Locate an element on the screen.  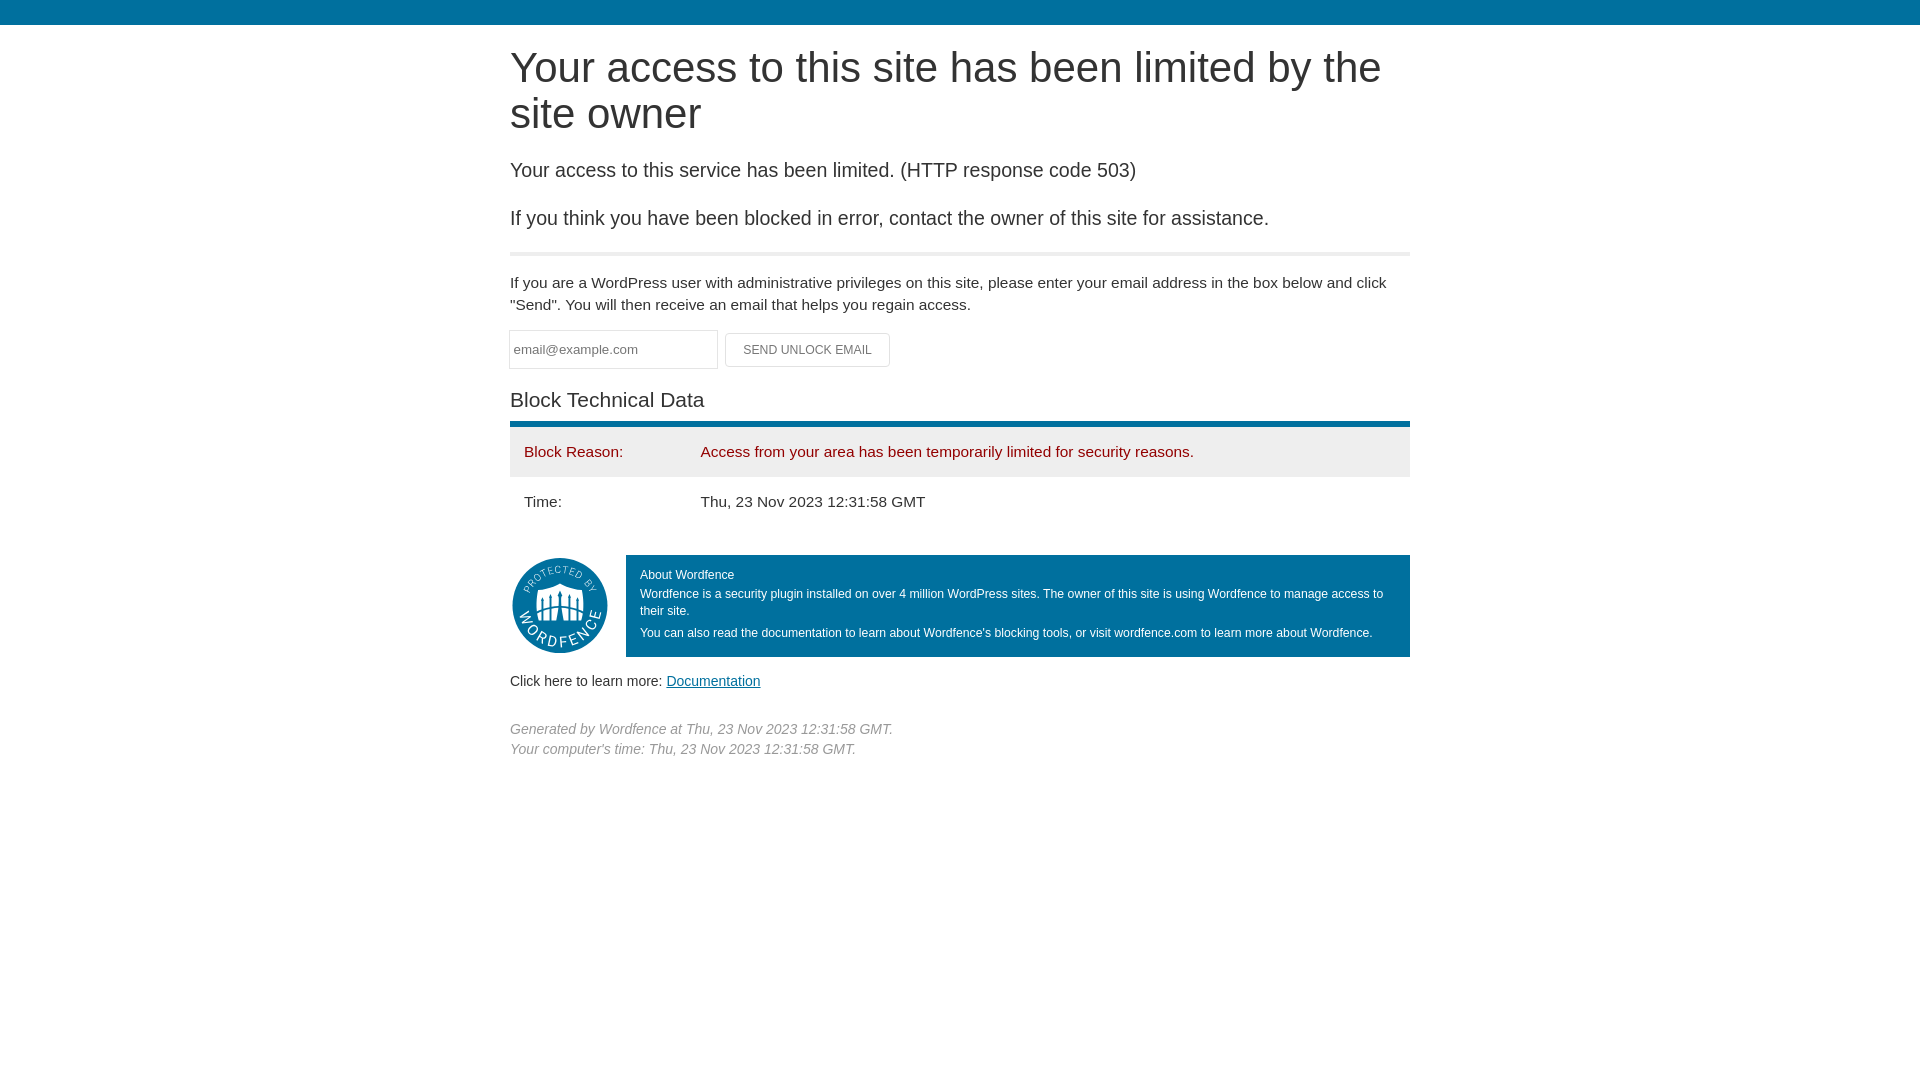
'Documentation' is located at coordinates (713, 680).